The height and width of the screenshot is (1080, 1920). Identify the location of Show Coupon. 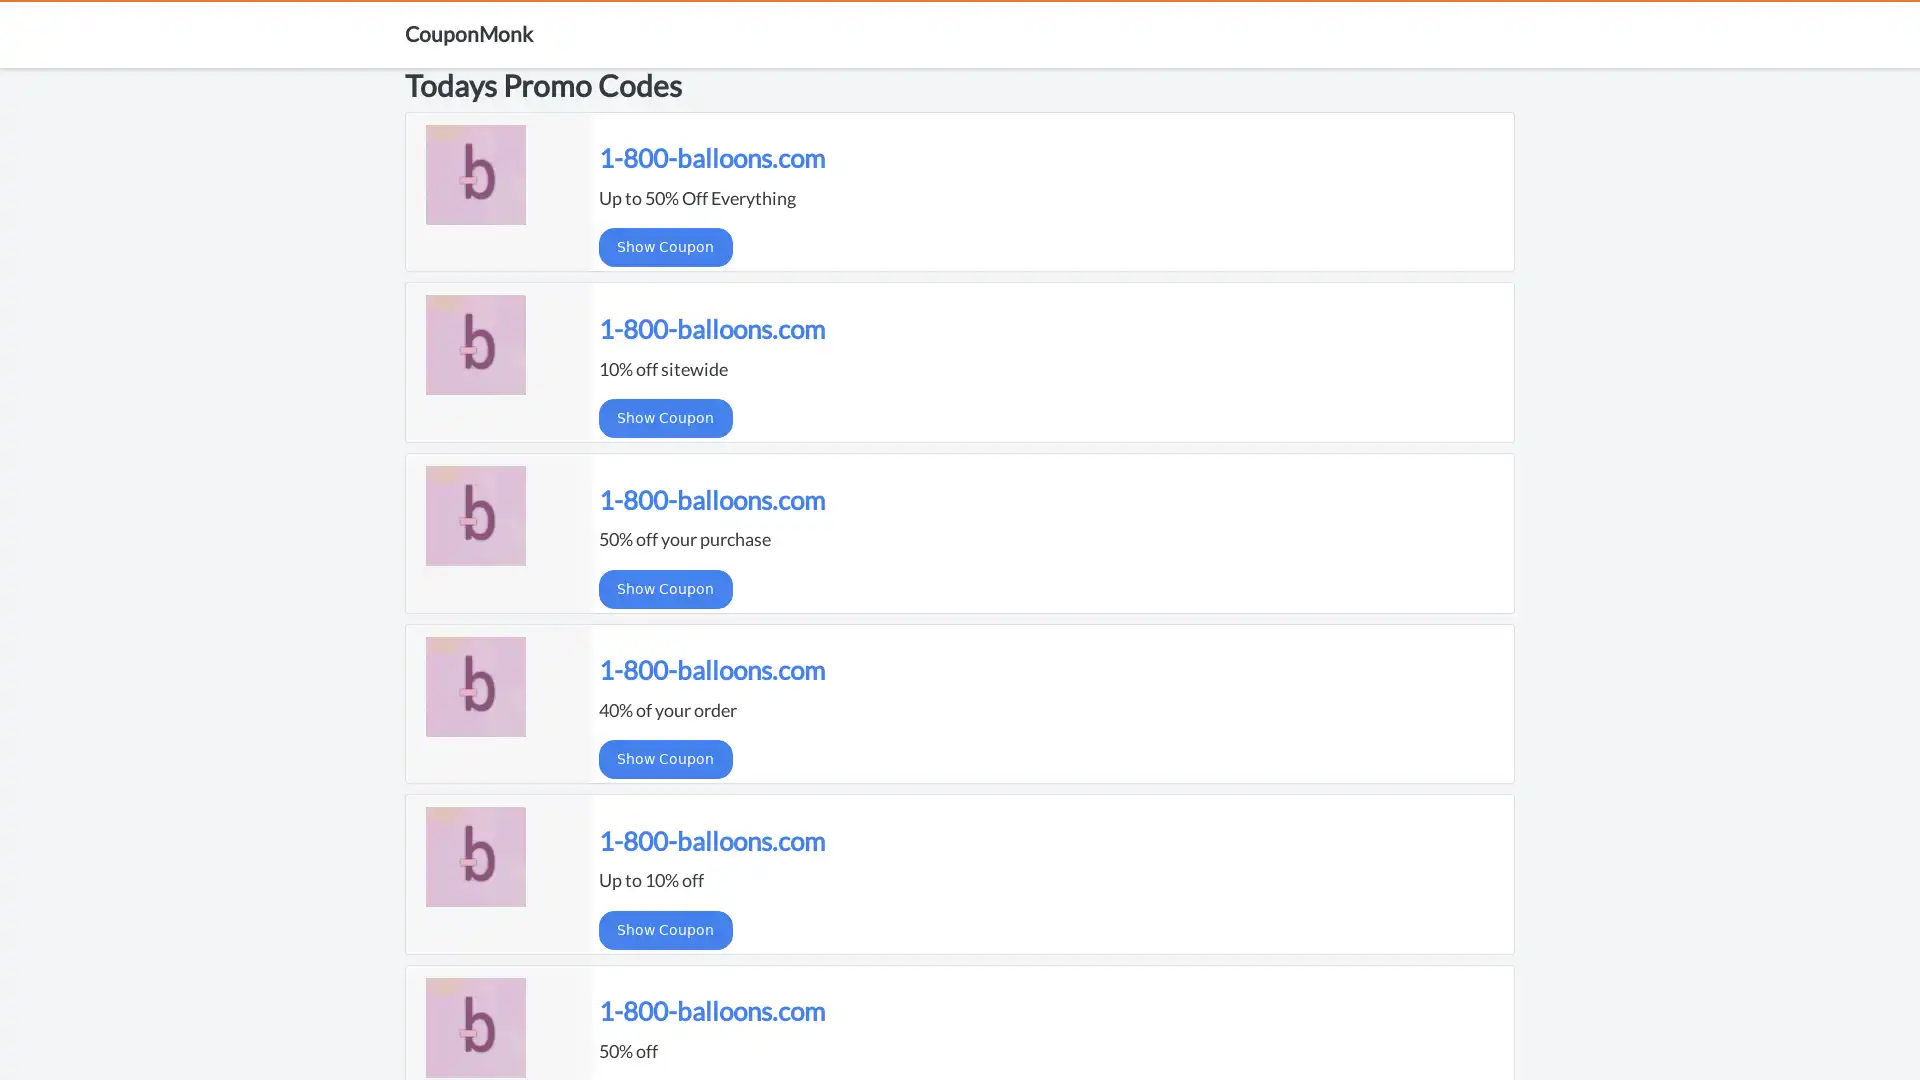
(665, 416).